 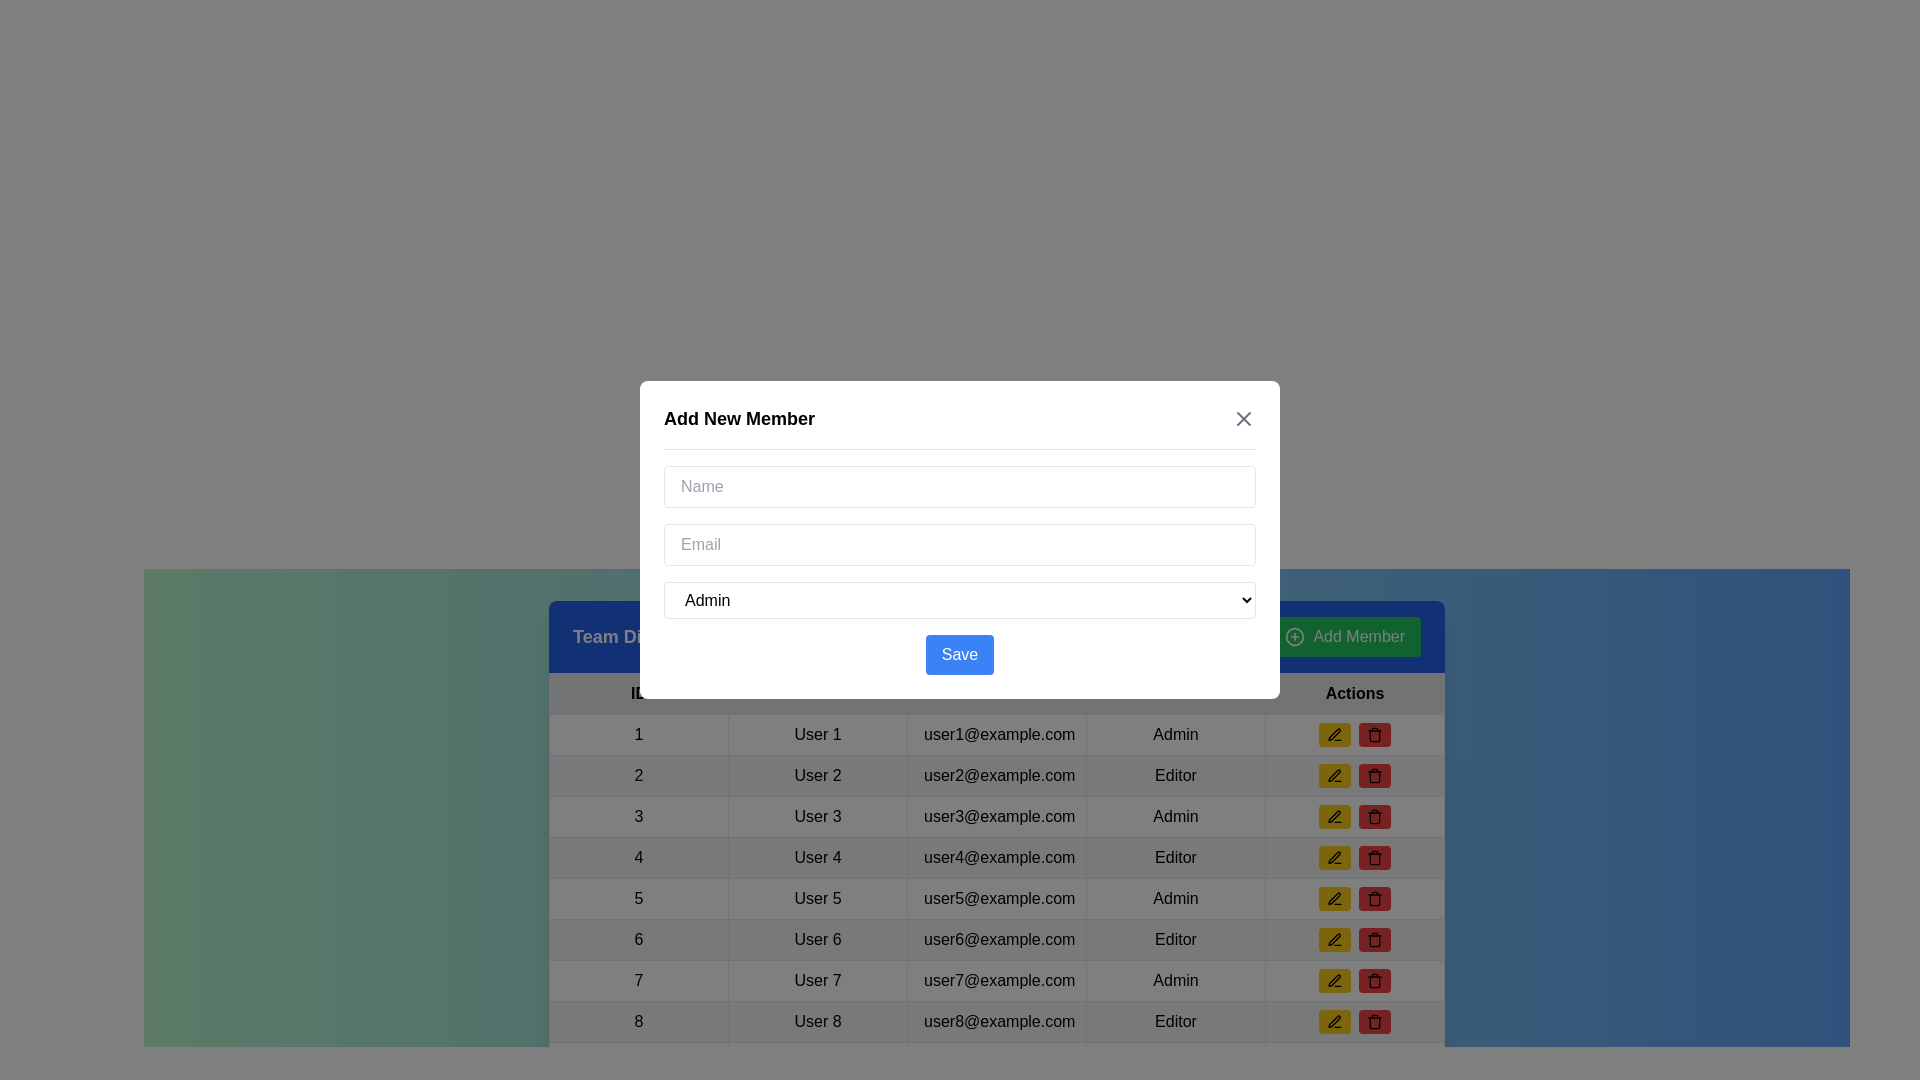 I want to click on the edit icon within the yellow button in the 'Actions' column to modify the details of 'User 5' with the email 'user5@example.com', so click(x=1334, y=774).